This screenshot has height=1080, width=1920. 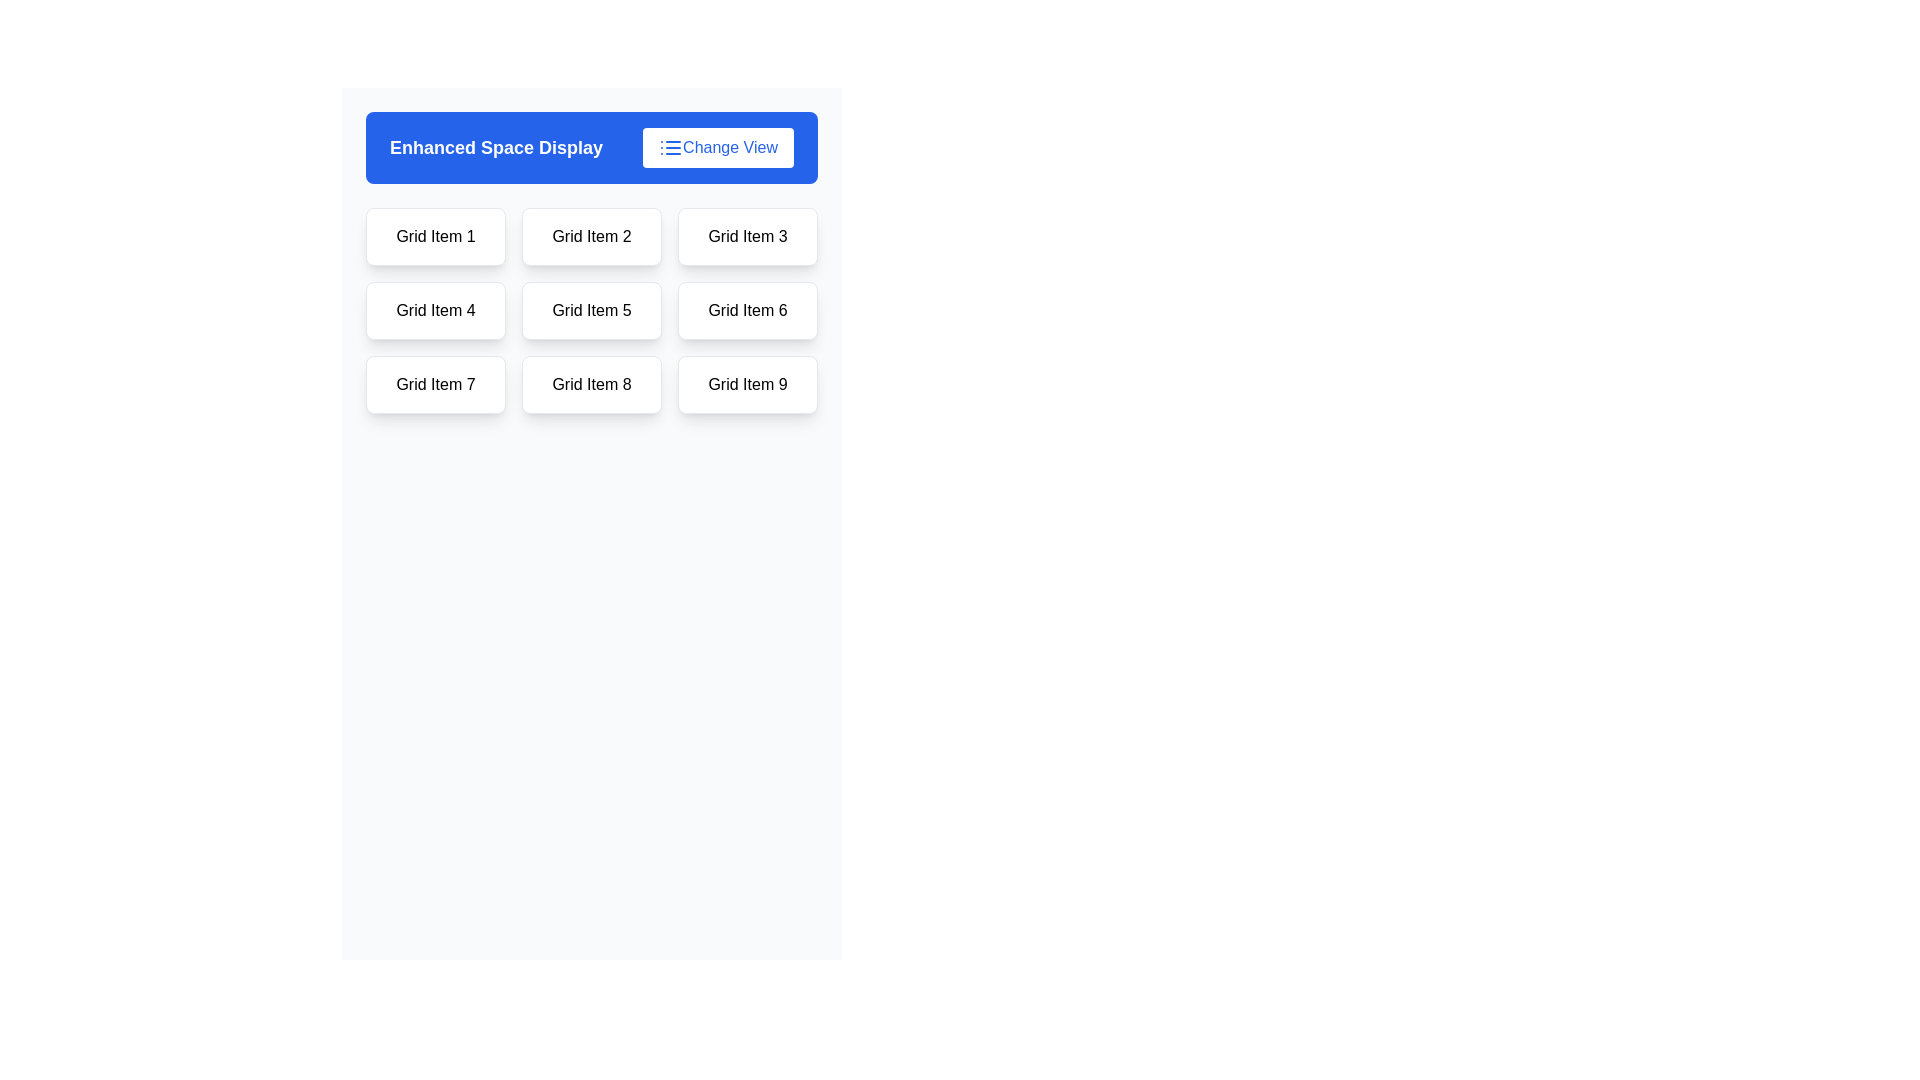 I want to click on the rectangular grid item labeled 'Grid Item 6', so click(x=747, y=311).